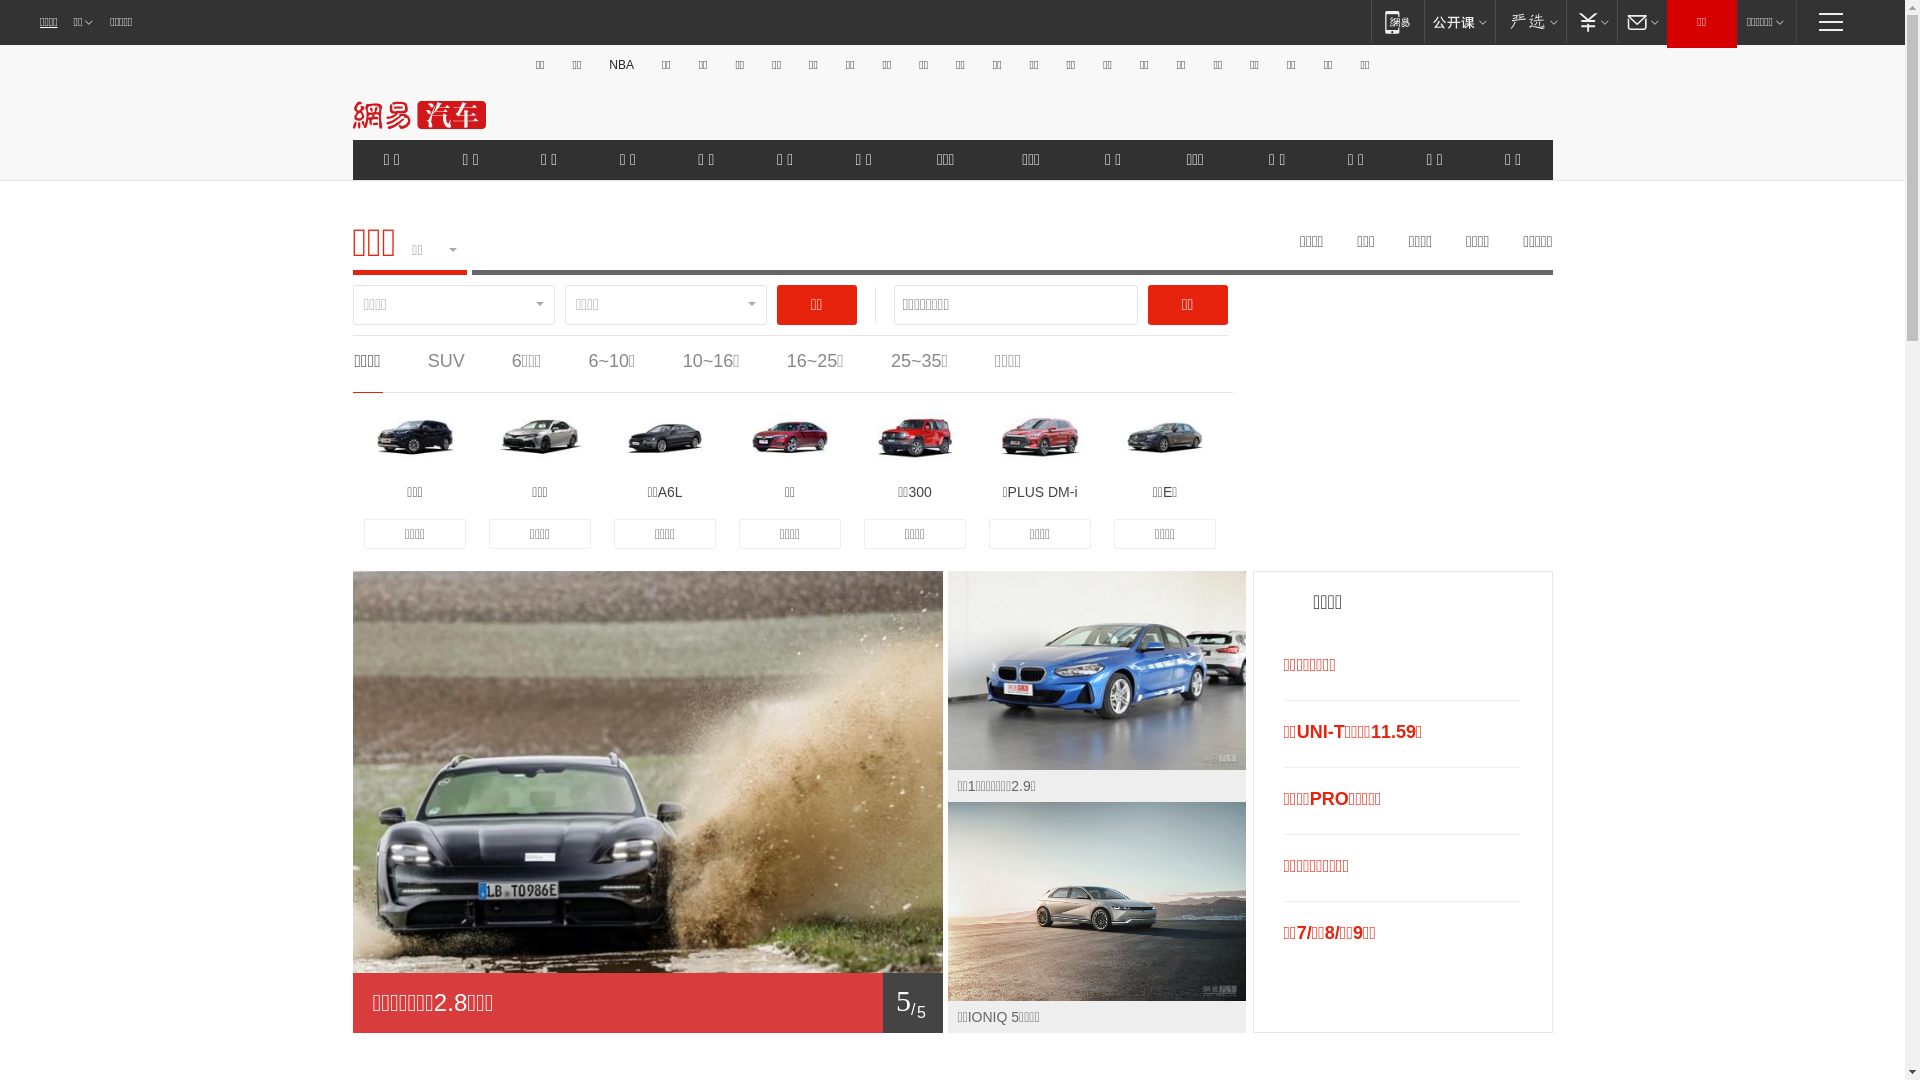 This screenshot has width=1920, height=1080. I want to click on 'NBA', so click(620, 64).